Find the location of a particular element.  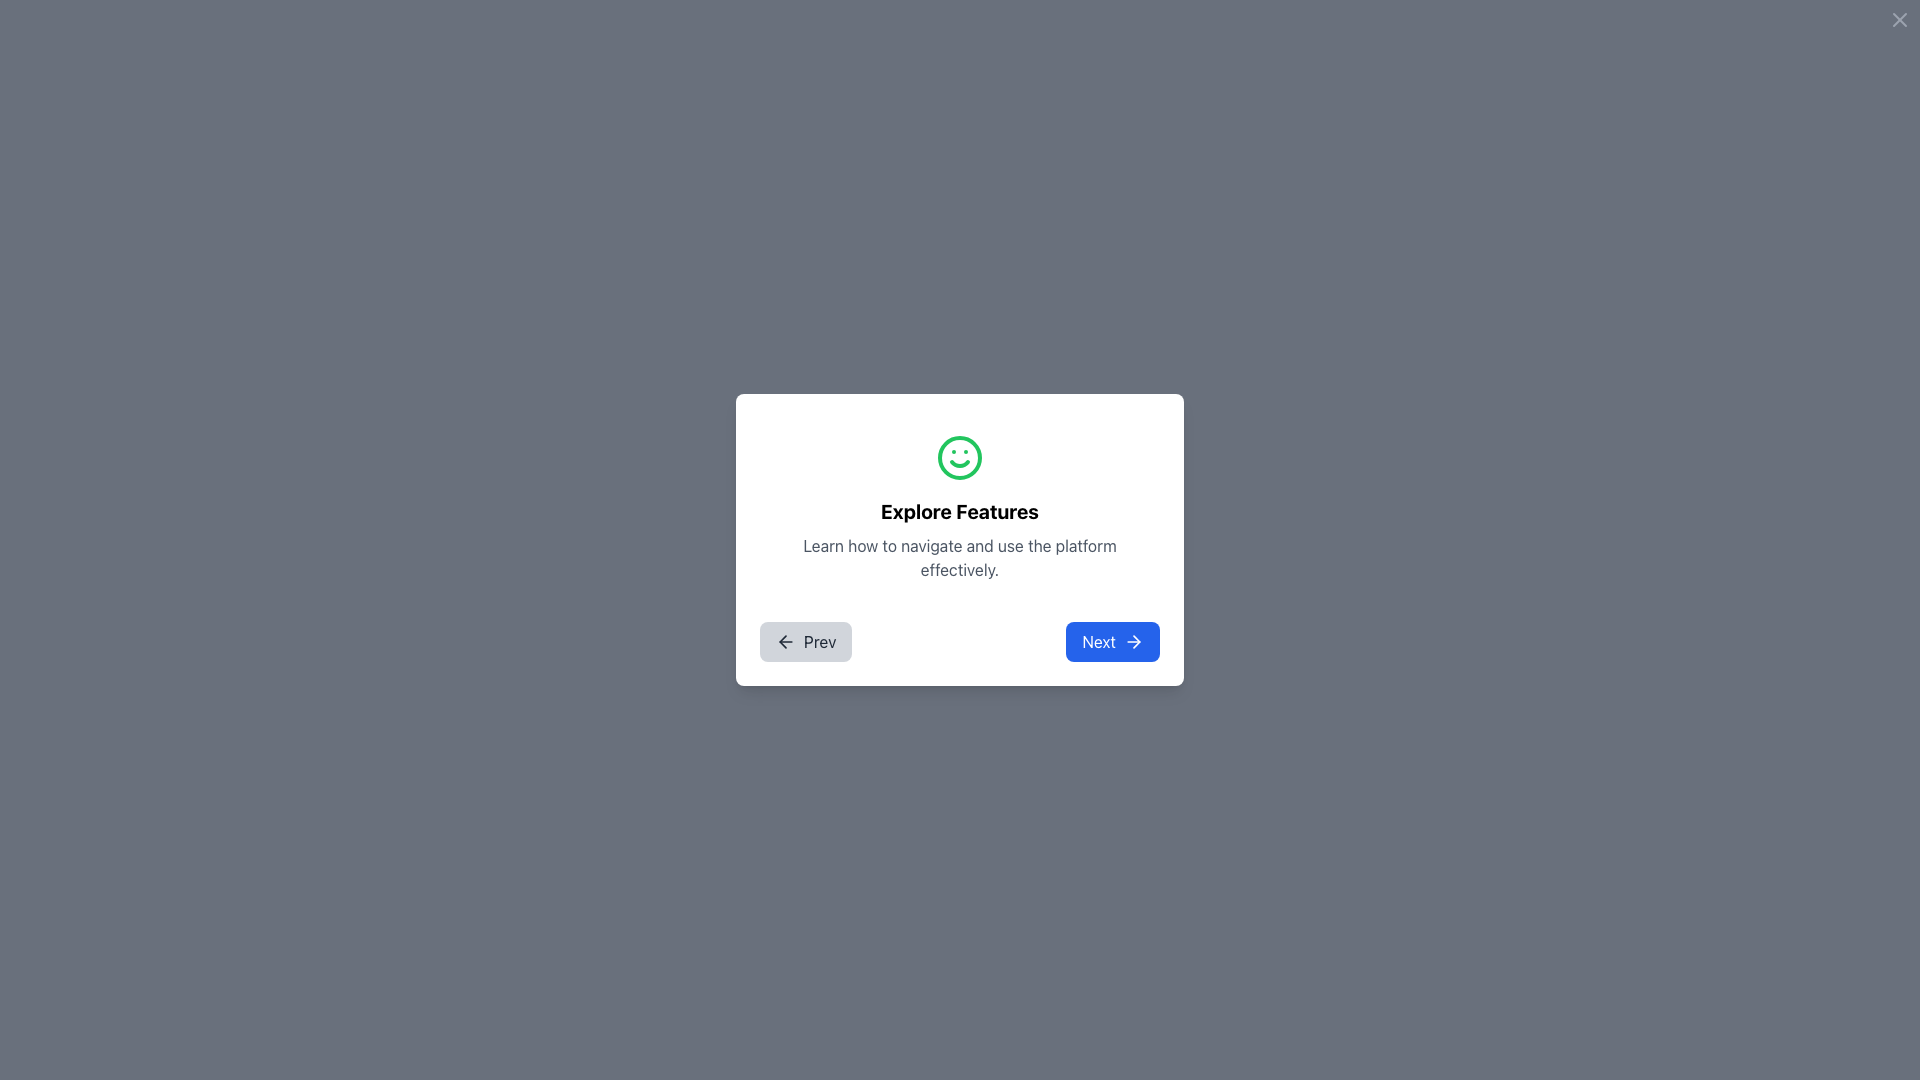

the rightward arrow icon within the 'Next' button on the modal dialog is located at coordinates (1136, 641).